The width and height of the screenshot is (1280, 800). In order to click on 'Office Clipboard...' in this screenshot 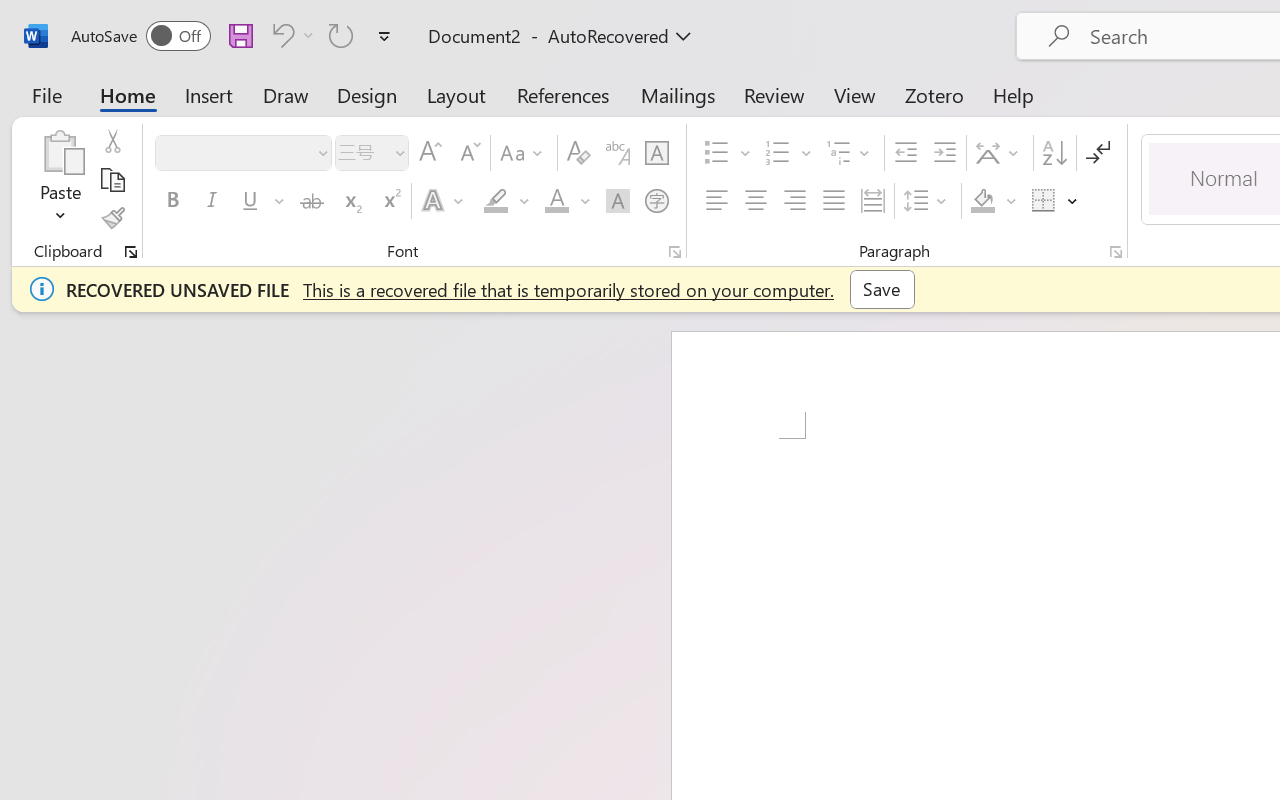, I will do `click(130, 251)`.